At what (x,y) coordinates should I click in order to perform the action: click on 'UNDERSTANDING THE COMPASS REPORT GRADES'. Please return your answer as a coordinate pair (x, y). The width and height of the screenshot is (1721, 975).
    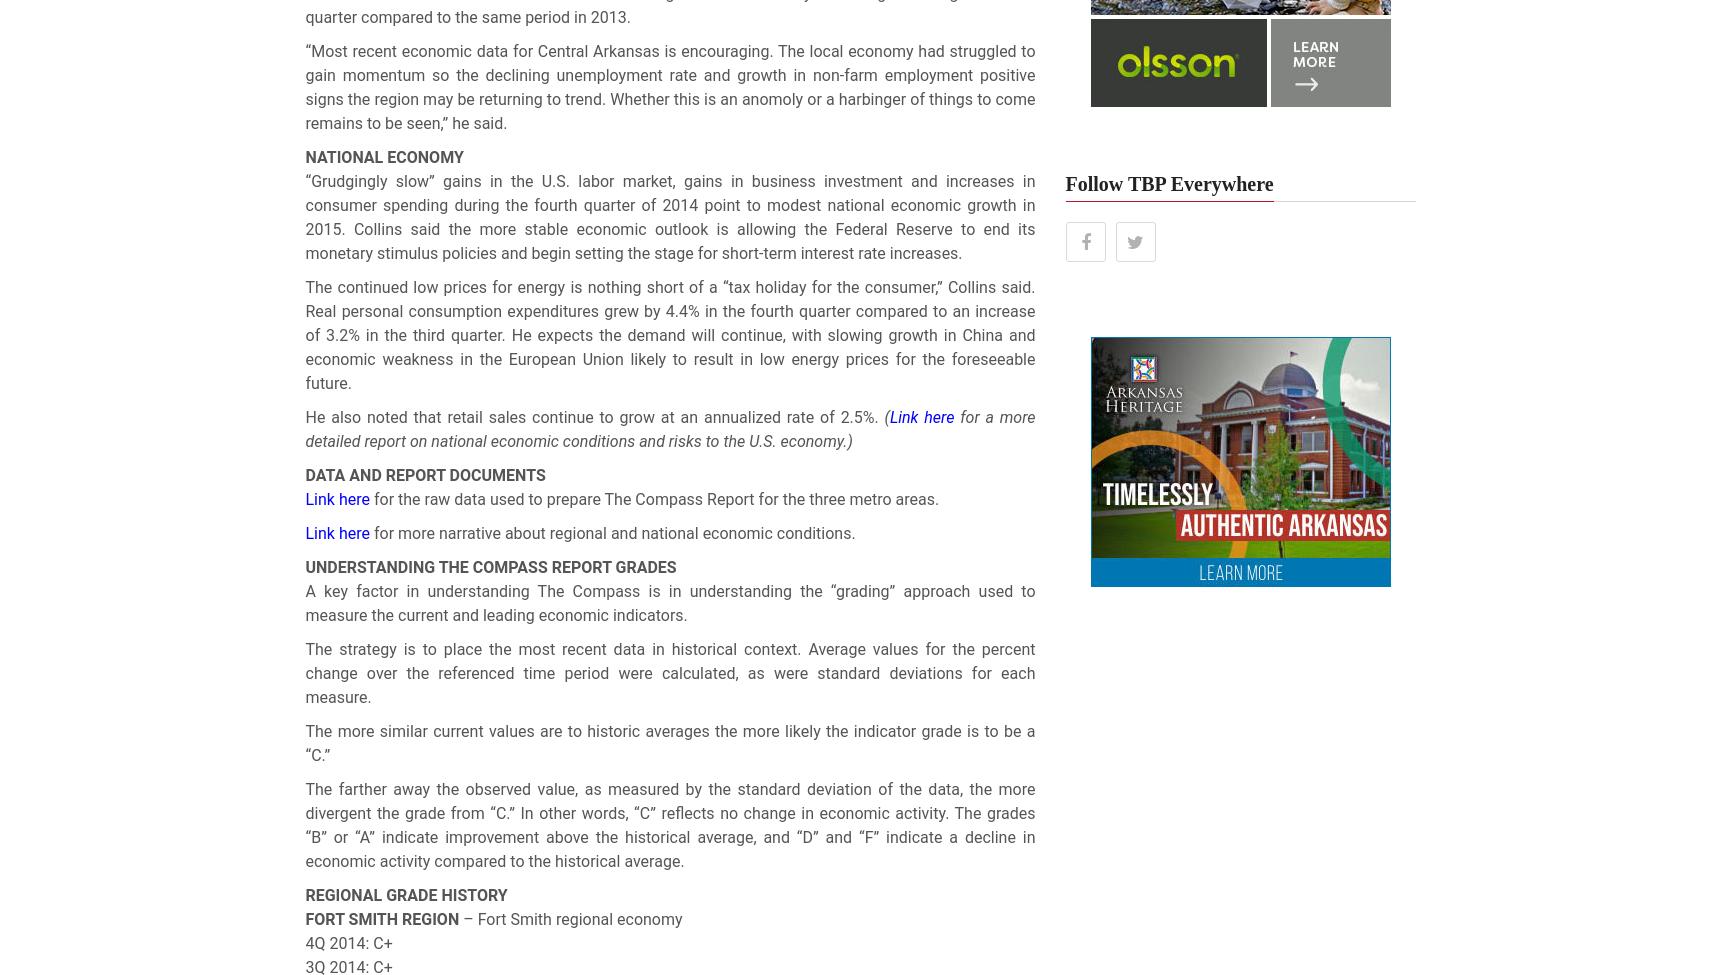
    Looking at the image, I should click on (303, 566).